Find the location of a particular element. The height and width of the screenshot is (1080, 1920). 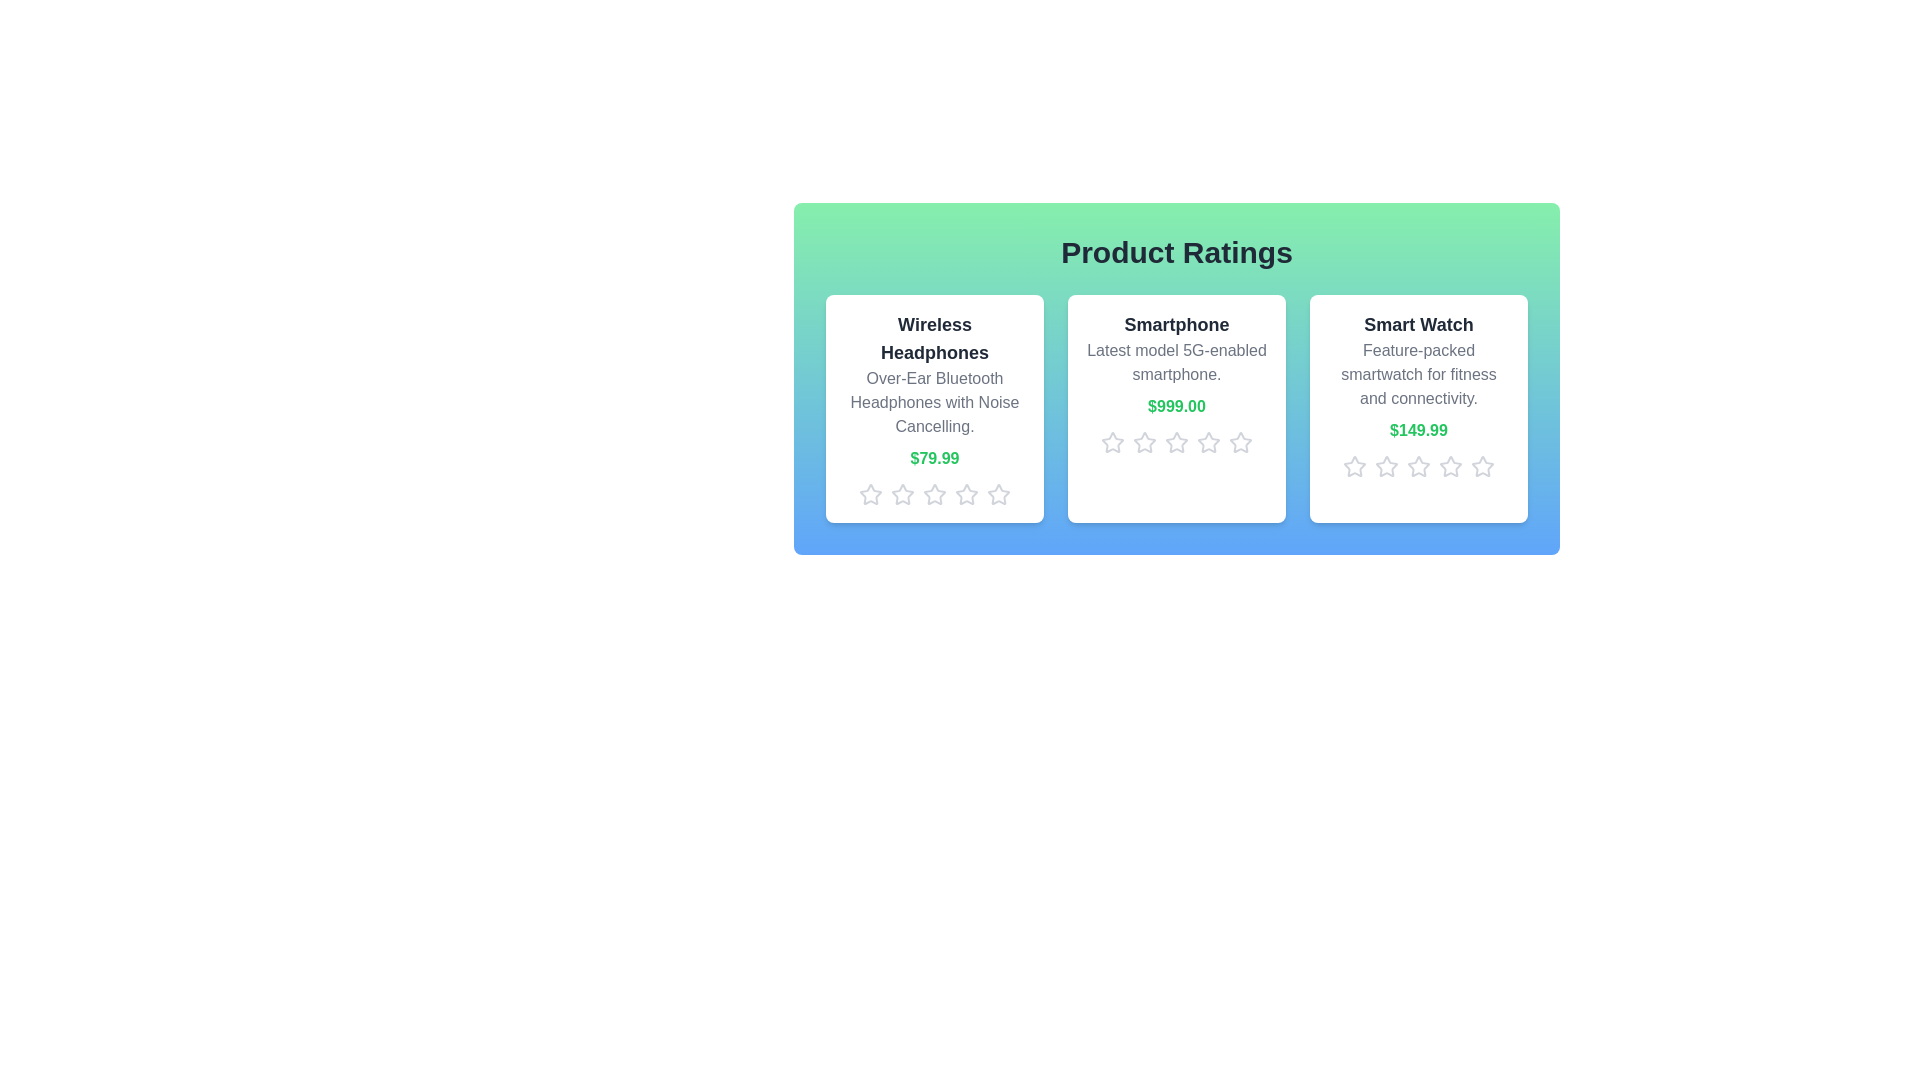

the star icon corresponding to 2 stars for the product Smartphone is located at coordinates (1145, 442).